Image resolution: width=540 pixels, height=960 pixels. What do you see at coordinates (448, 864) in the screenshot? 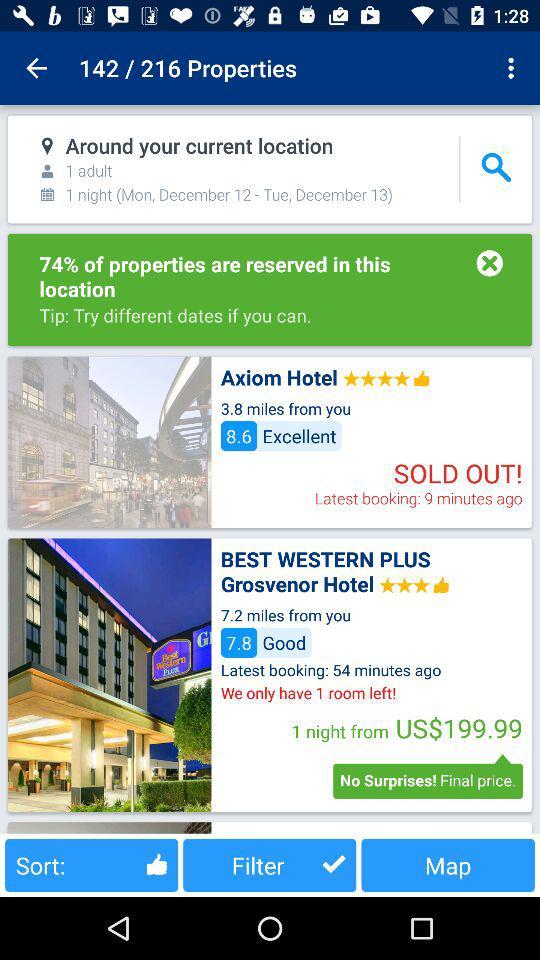
I see `the map button` at bounding box center [448, 864].